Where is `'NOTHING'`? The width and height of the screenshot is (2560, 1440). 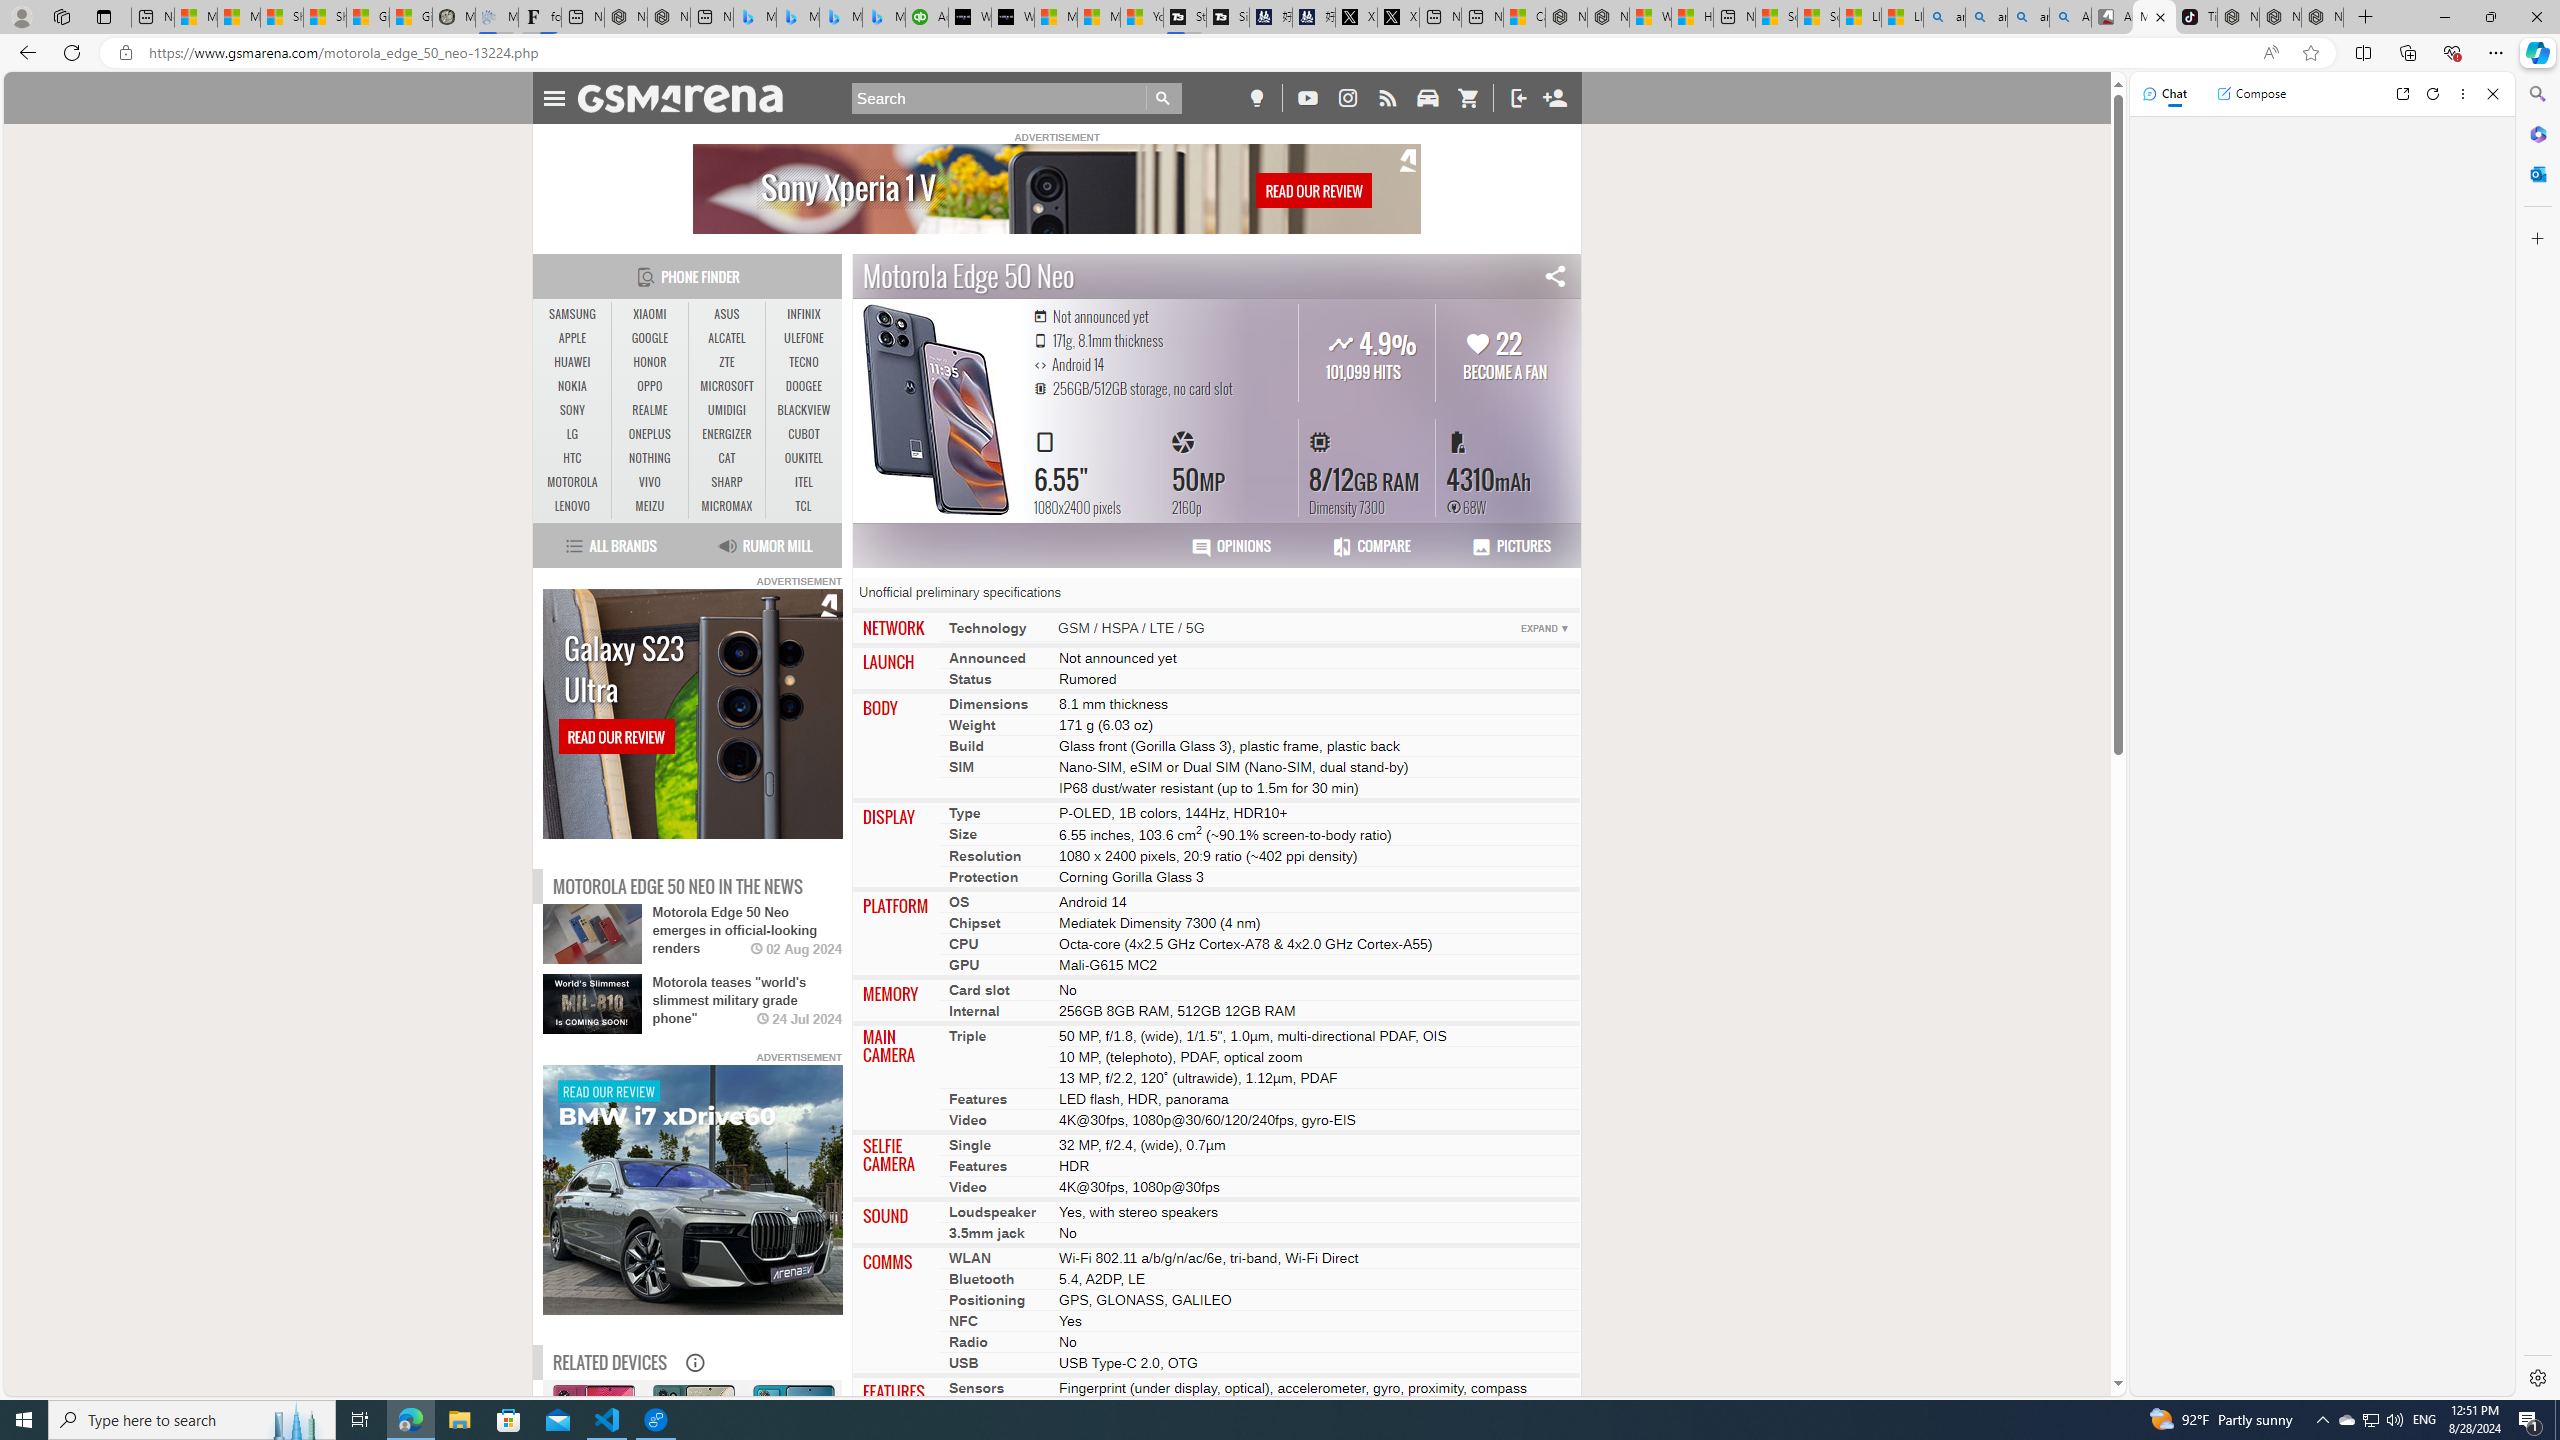 'NOTHING' is located at coordinates (649, 459).